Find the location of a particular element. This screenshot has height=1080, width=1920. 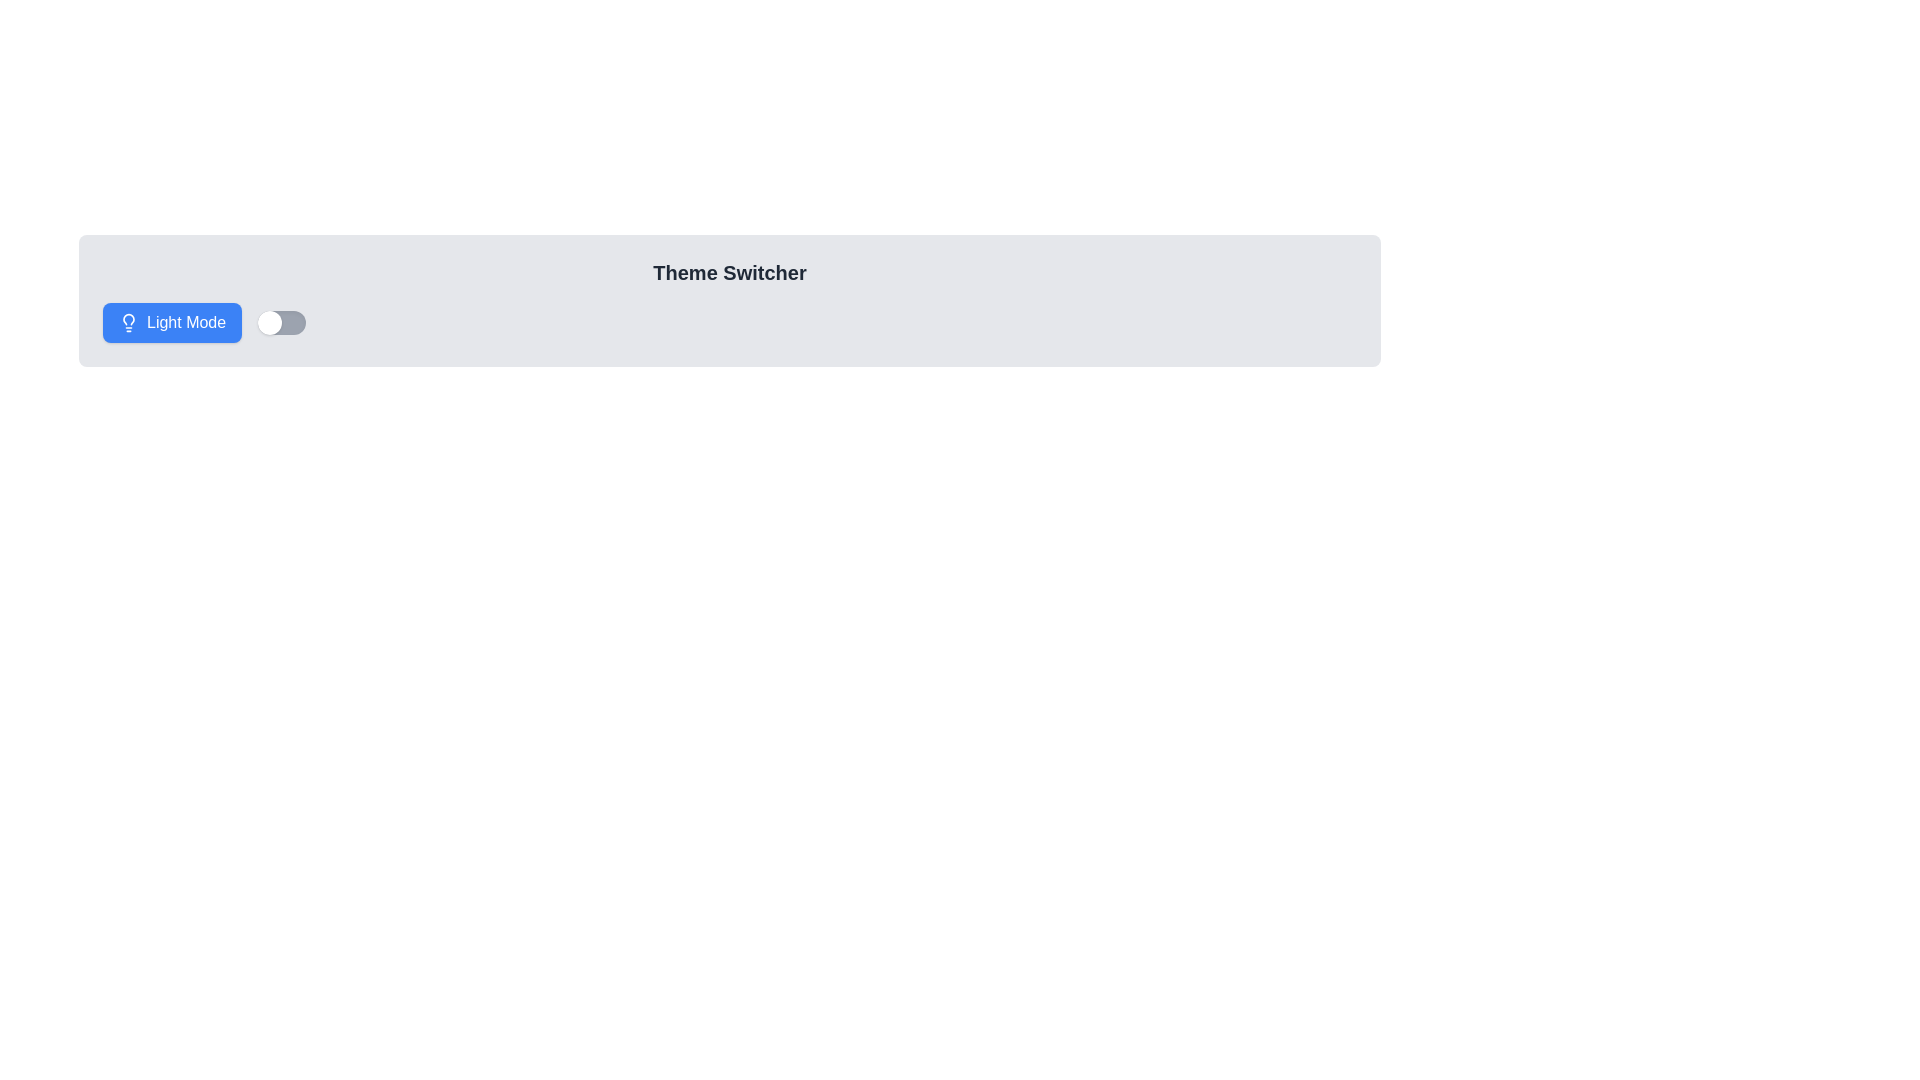

the toggle handle located at the left end of the toggle switch to change its state is located at coordinates (269, 322).